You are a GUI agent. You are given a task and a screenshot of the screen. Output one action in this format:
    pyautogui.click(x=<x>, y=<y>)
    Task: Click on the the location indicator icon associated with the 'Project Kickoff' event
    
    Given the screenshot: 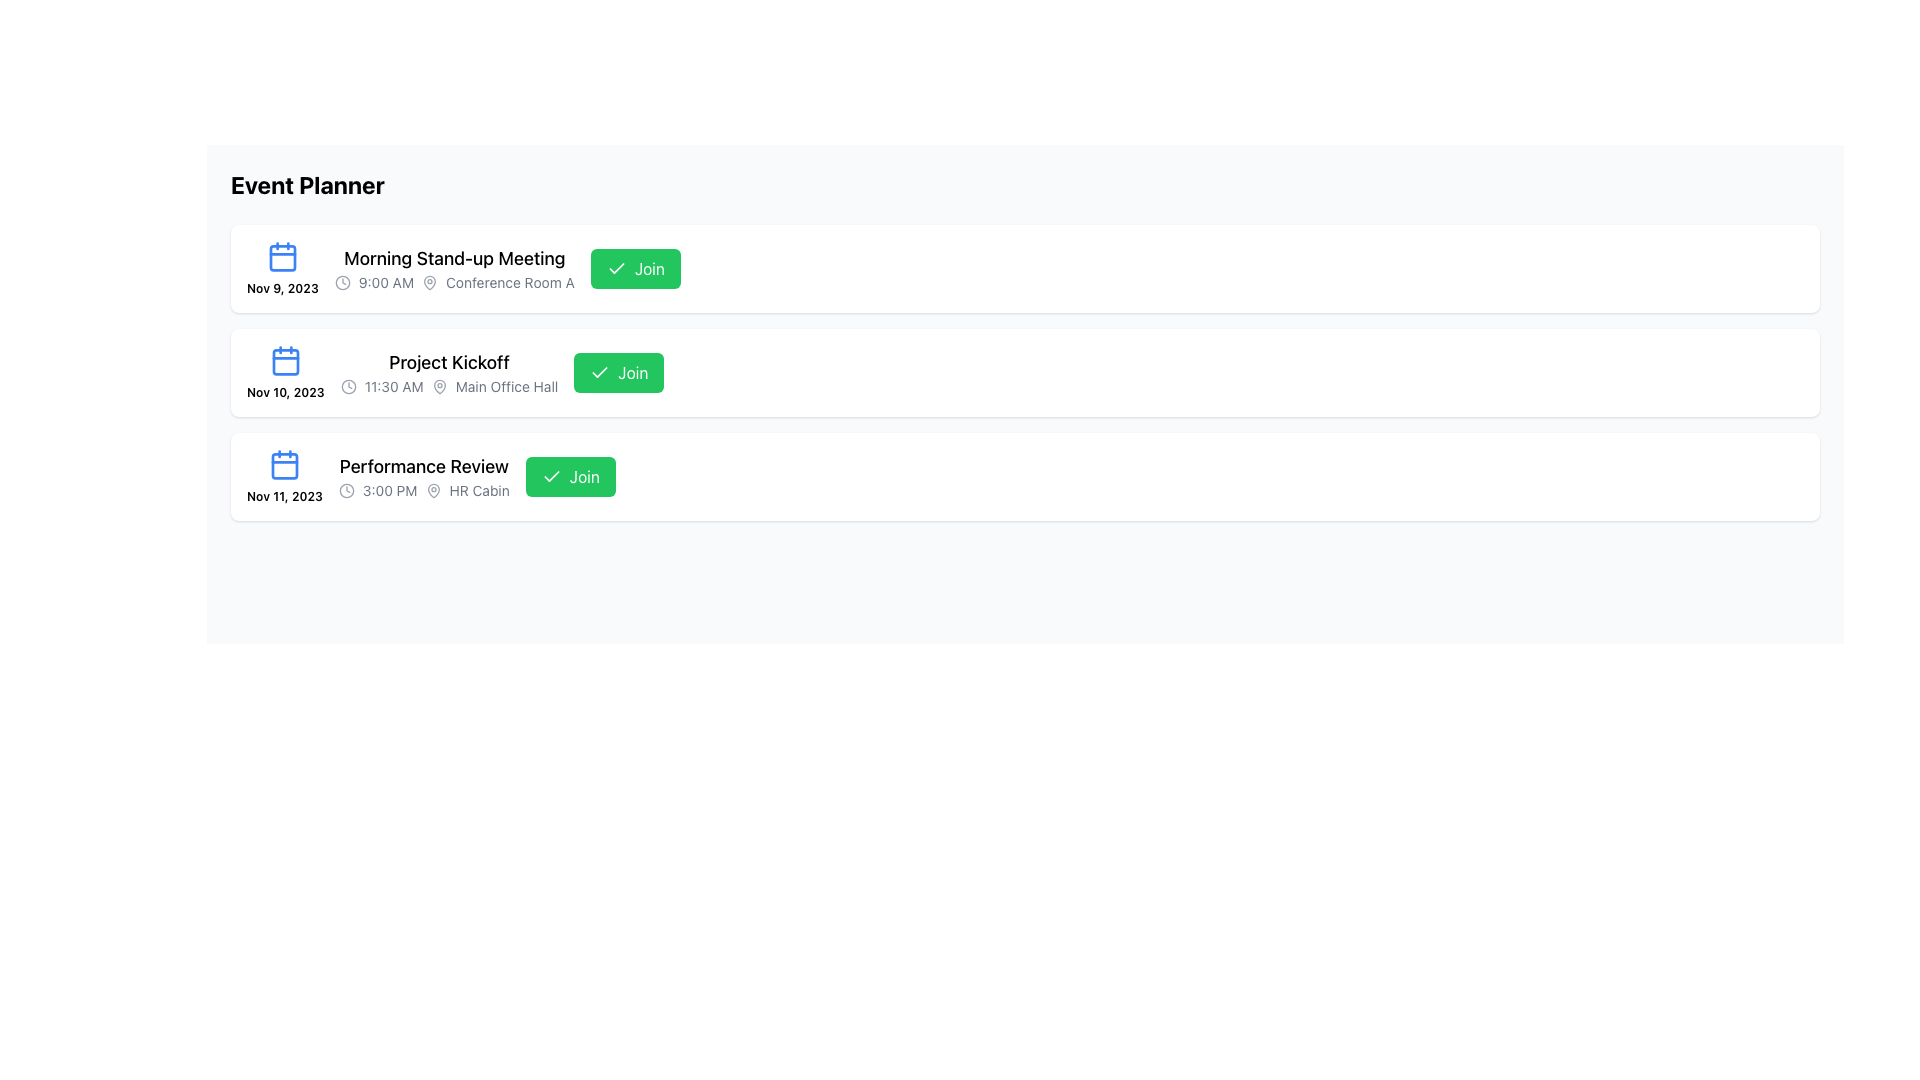 What is the action you would take?
    pyautogui.click(x=438, y=386)
    